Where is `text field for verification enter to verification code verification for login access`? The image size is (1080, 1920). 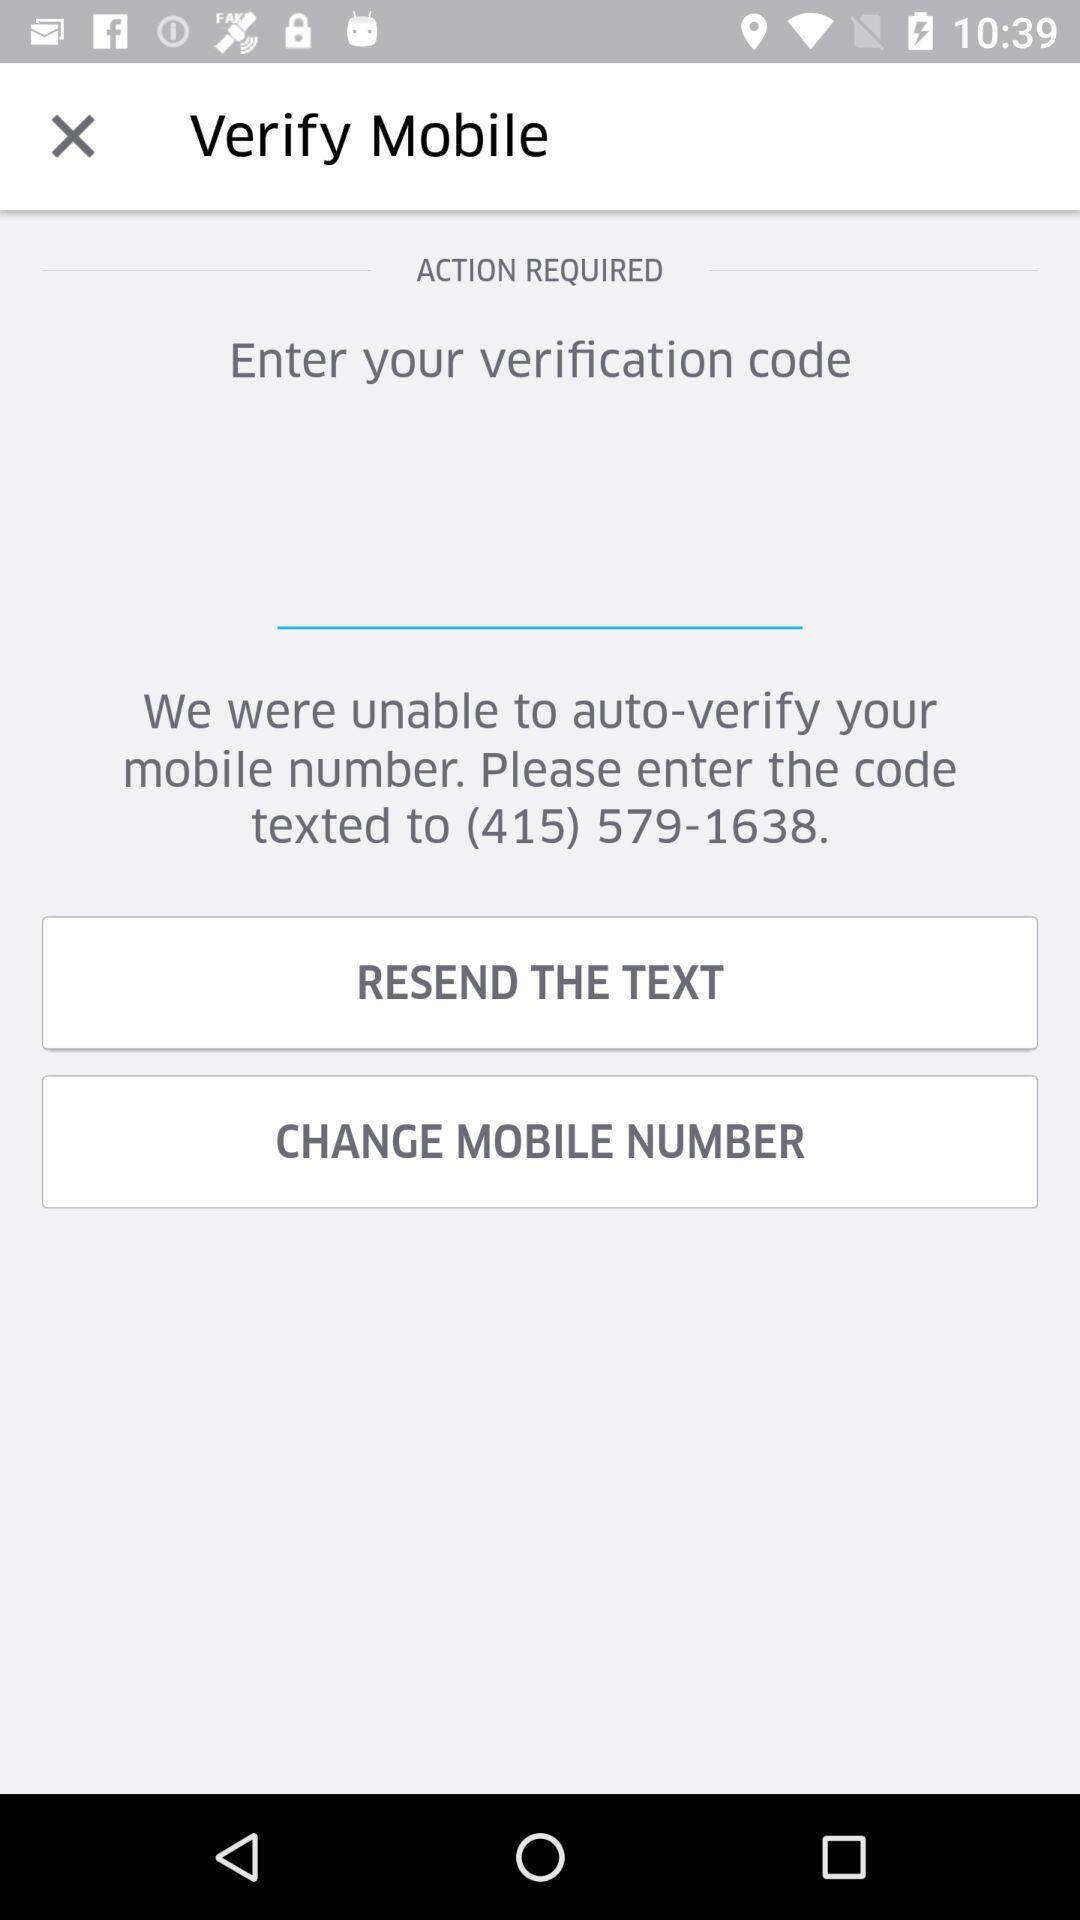
text field for verification enter to verification code verification for login access is located at coordinates (540, 529).